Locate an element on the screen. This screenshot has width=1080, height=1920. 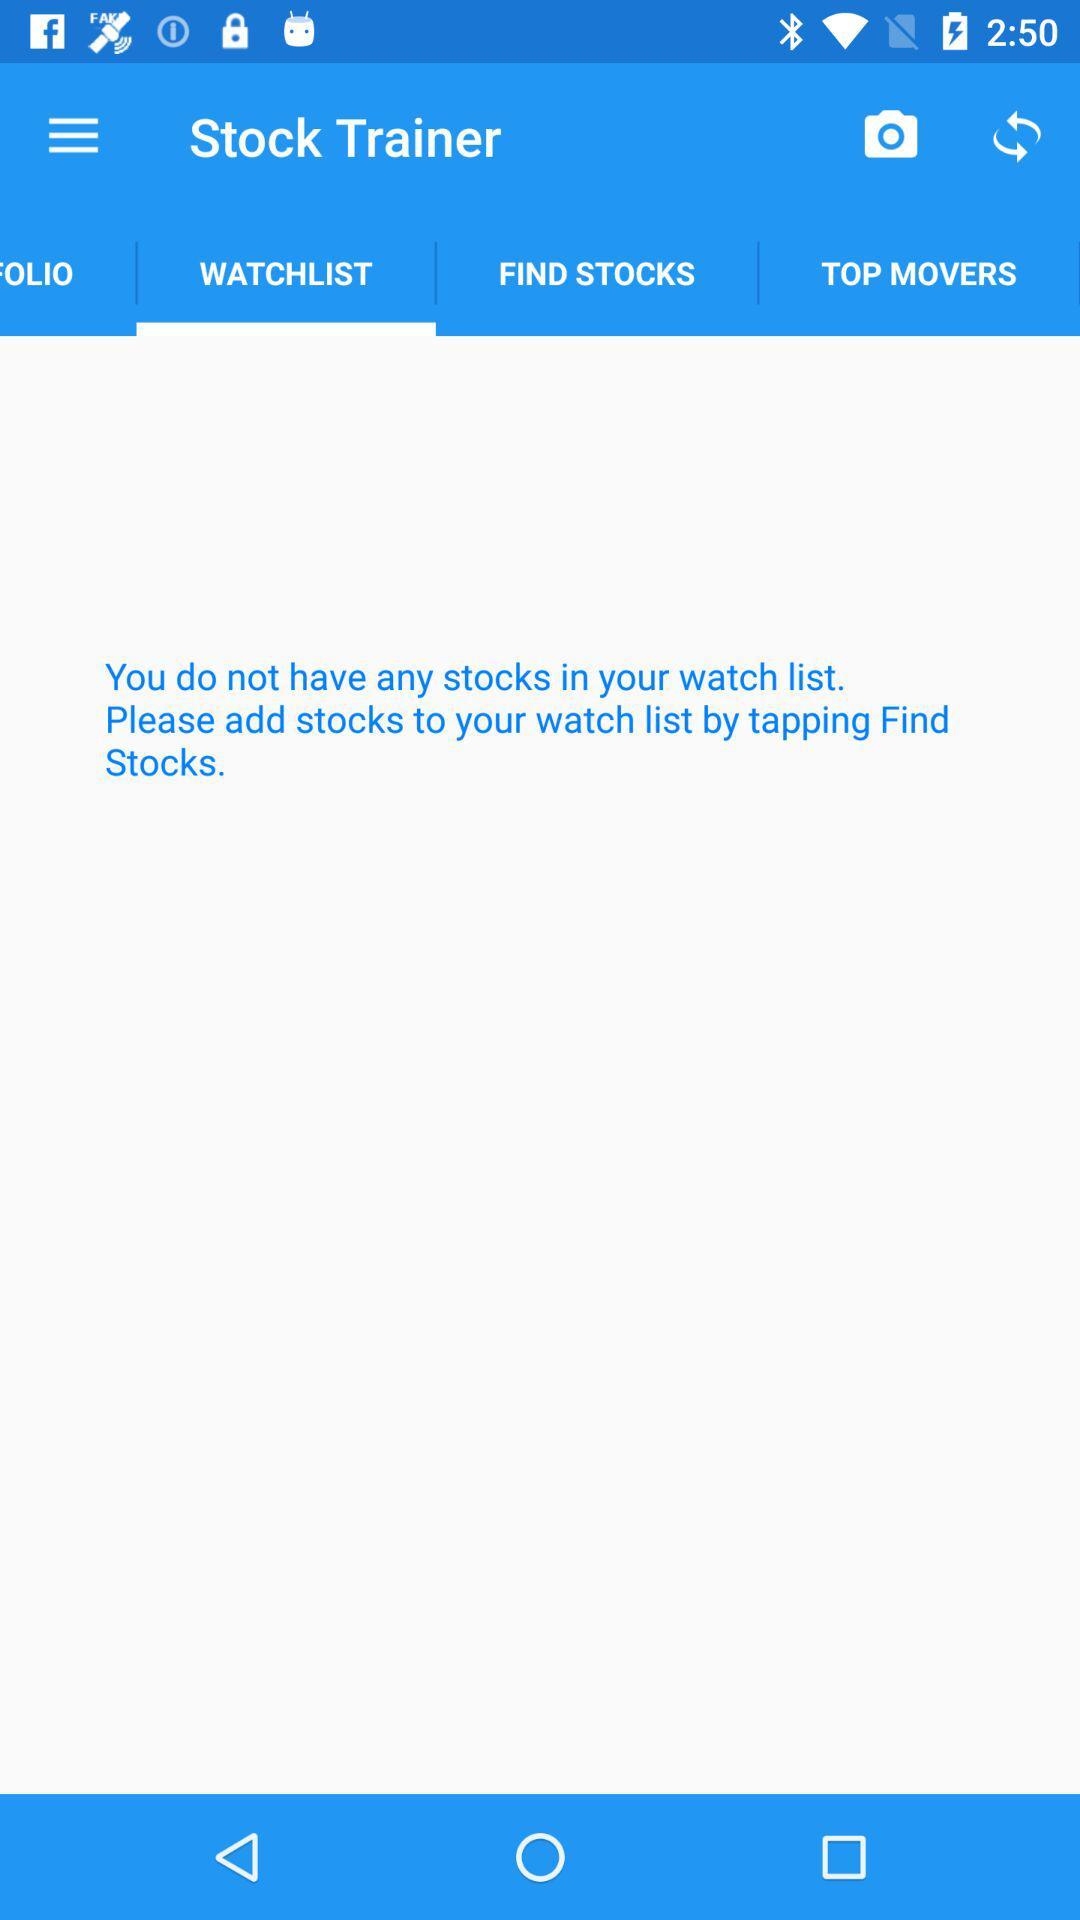
icon above the top movers is located at coordinates (890, 135).